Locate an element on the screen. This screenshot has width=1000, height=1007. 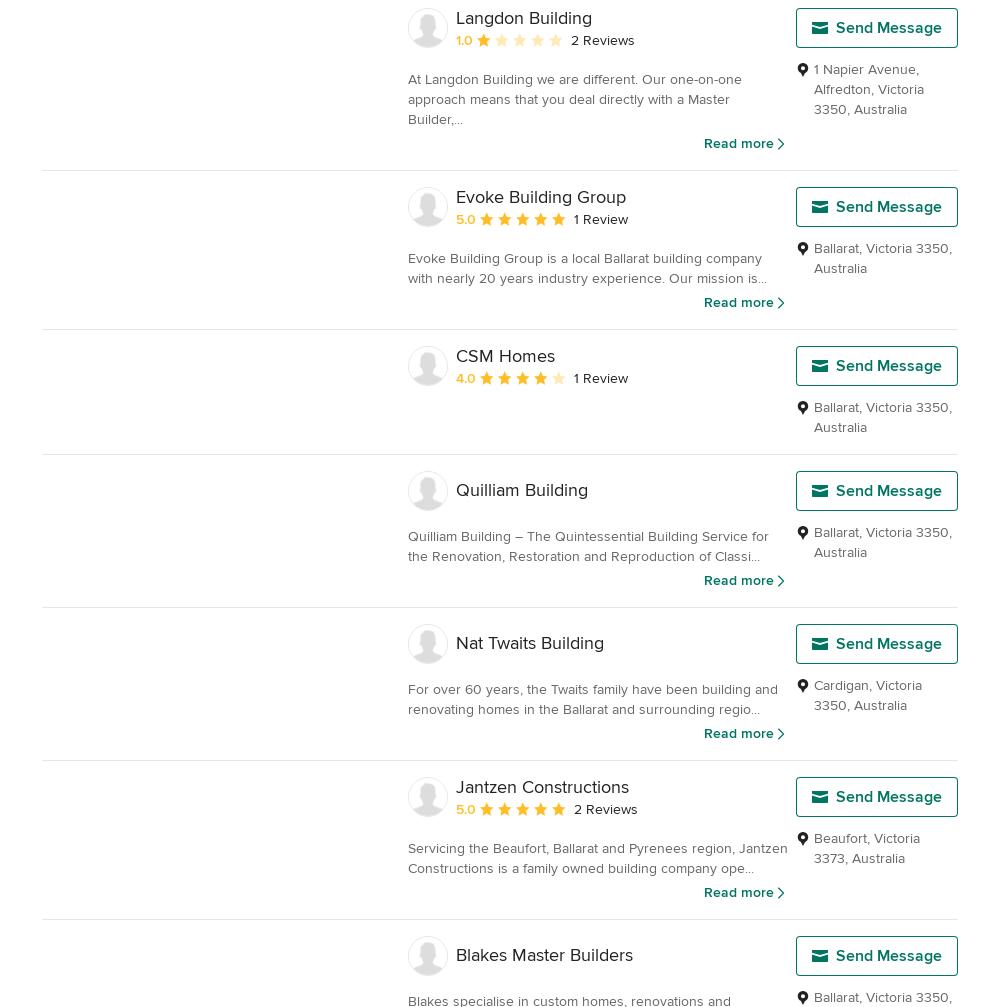
'Jantzen Constructions' is located at coordinates (542, 785).